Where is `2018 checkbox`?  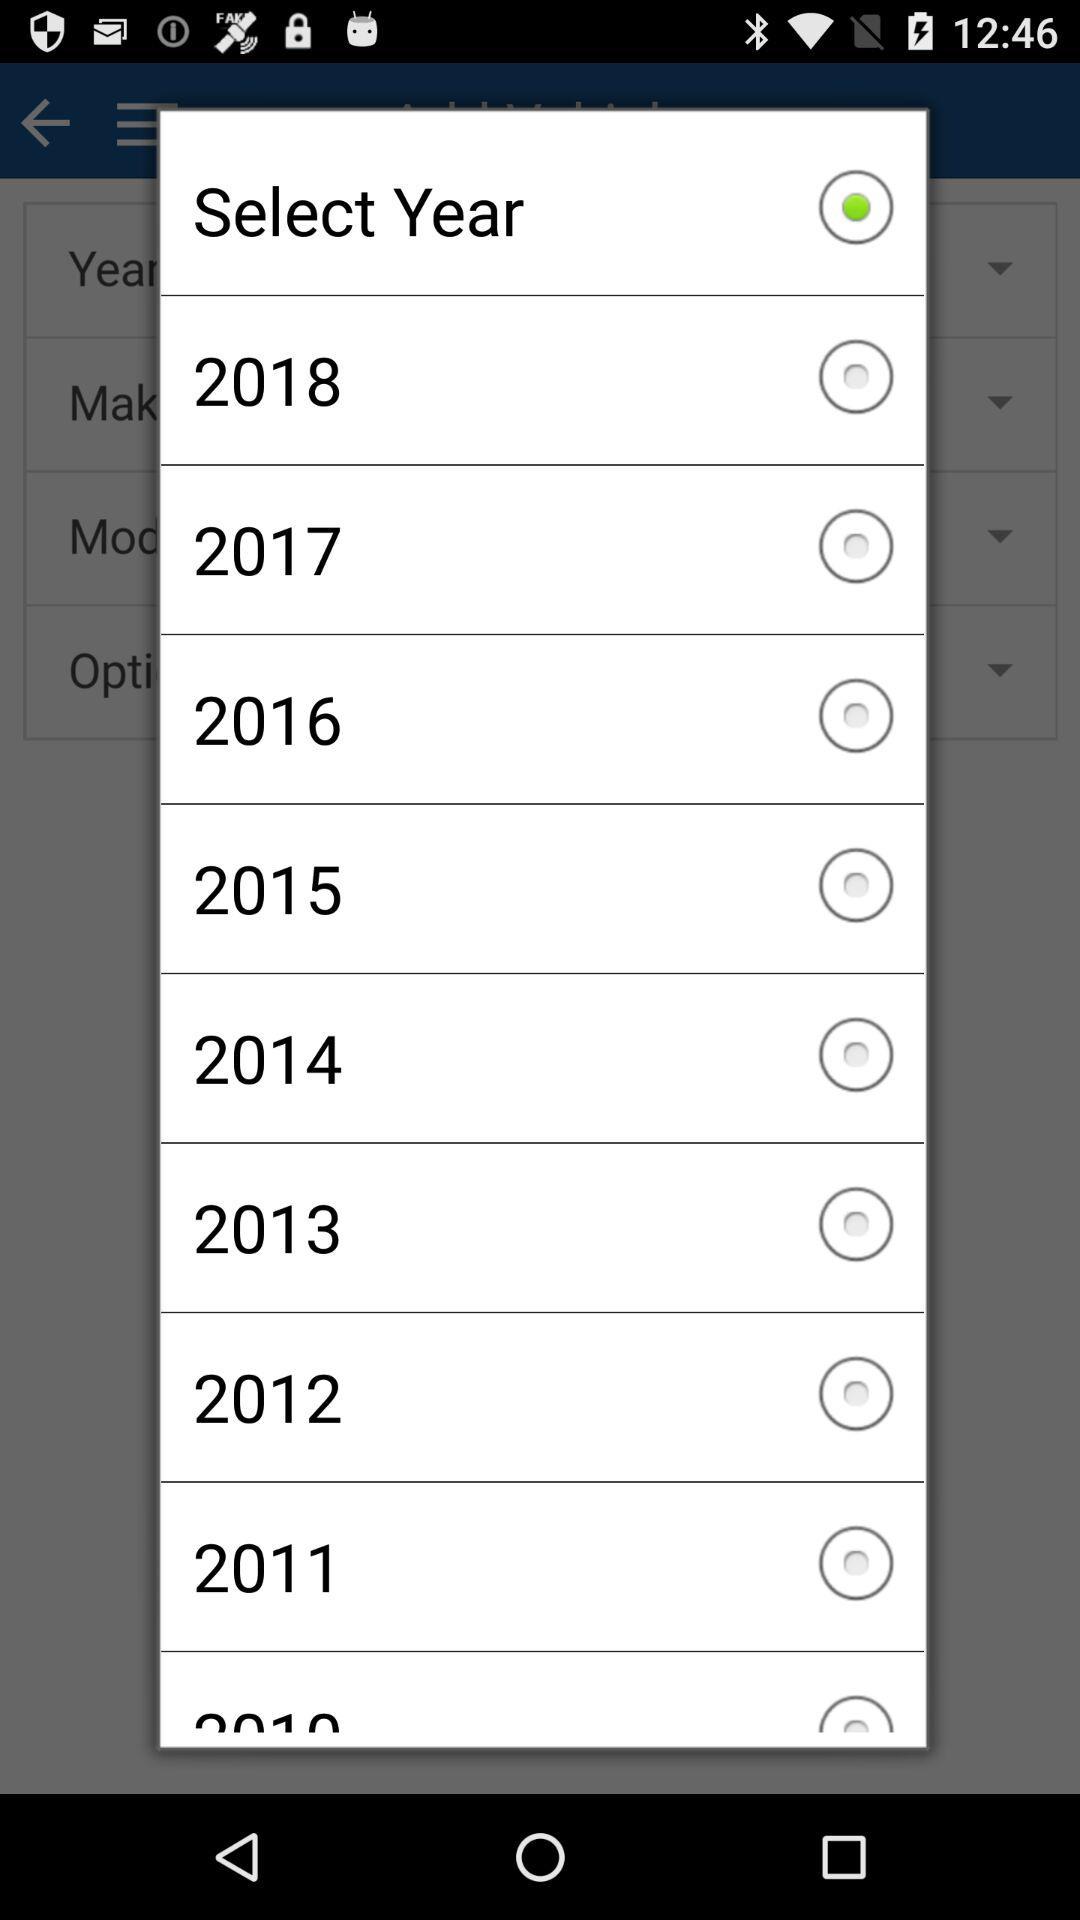 2018 checkbox is located at coordinates (542, 380).